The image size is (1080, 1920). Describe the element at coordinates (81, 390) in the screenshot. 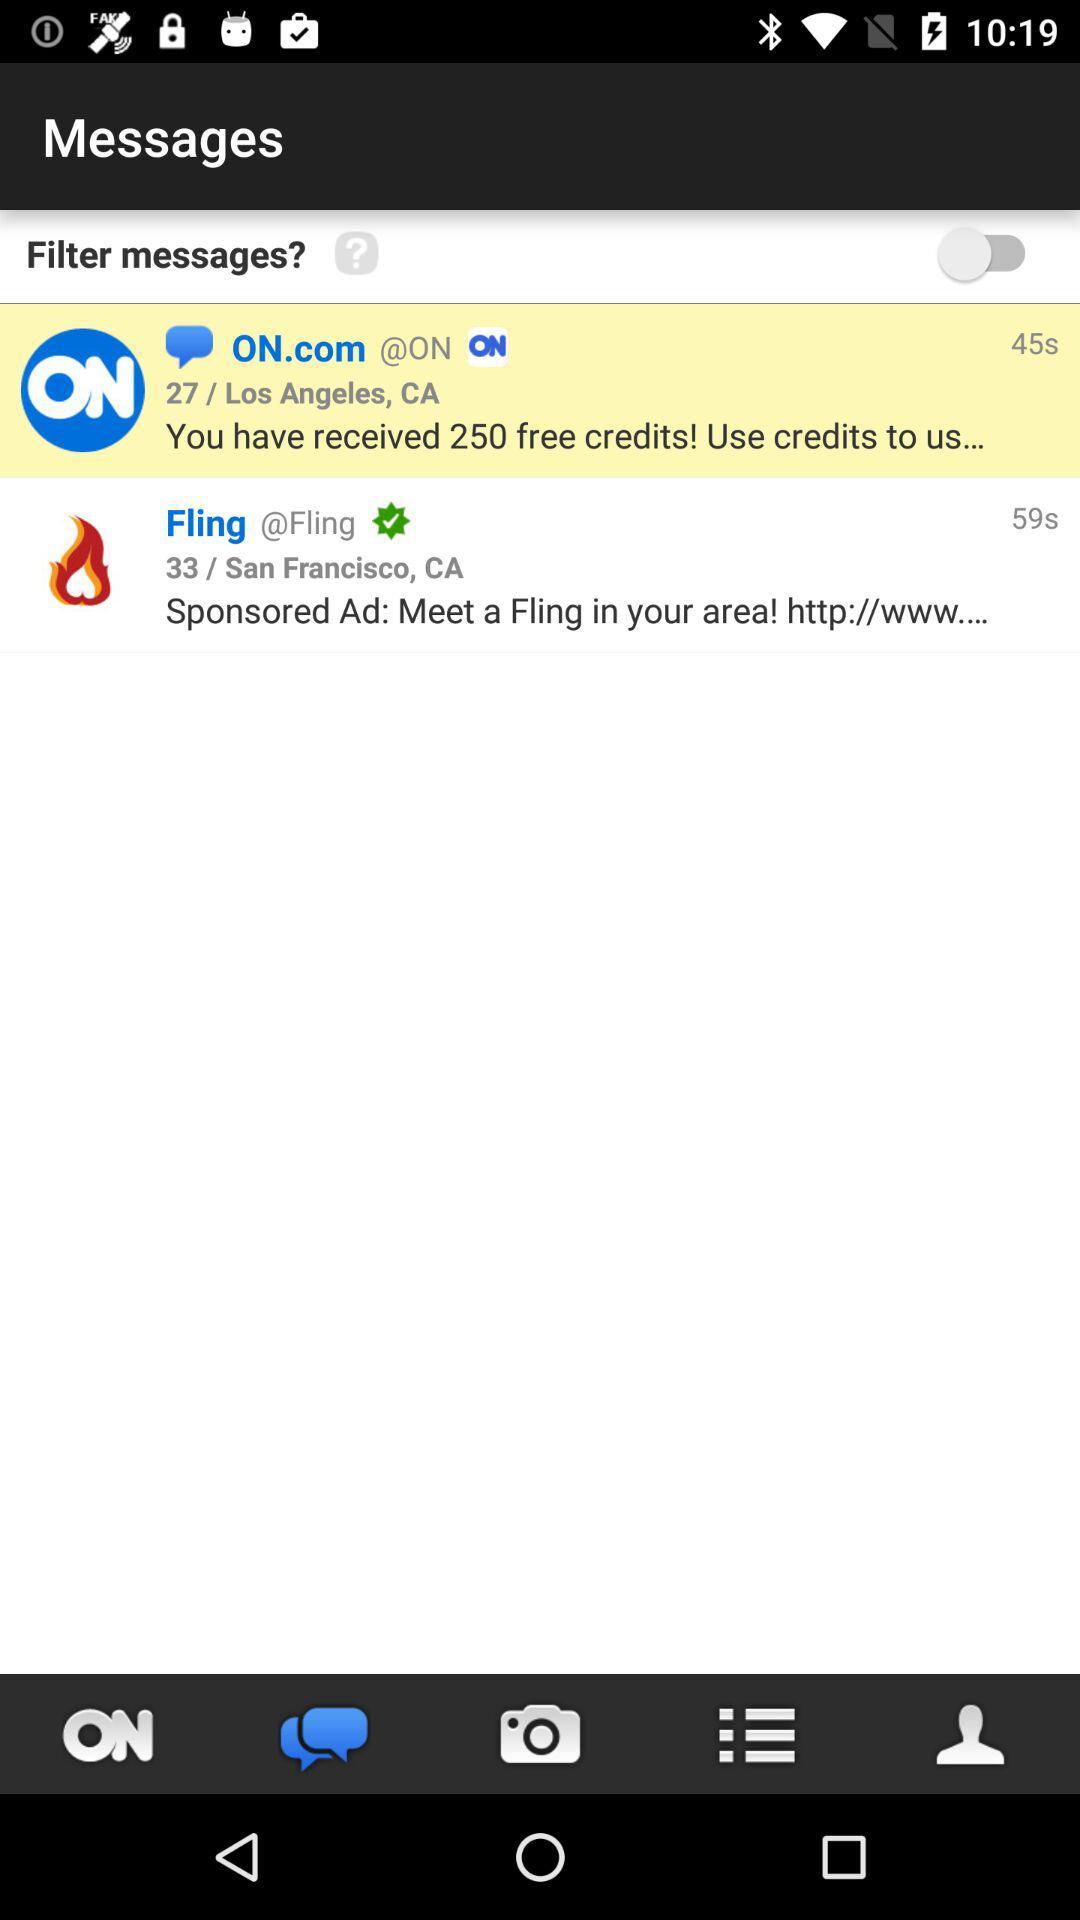

I see `logo` at that location.